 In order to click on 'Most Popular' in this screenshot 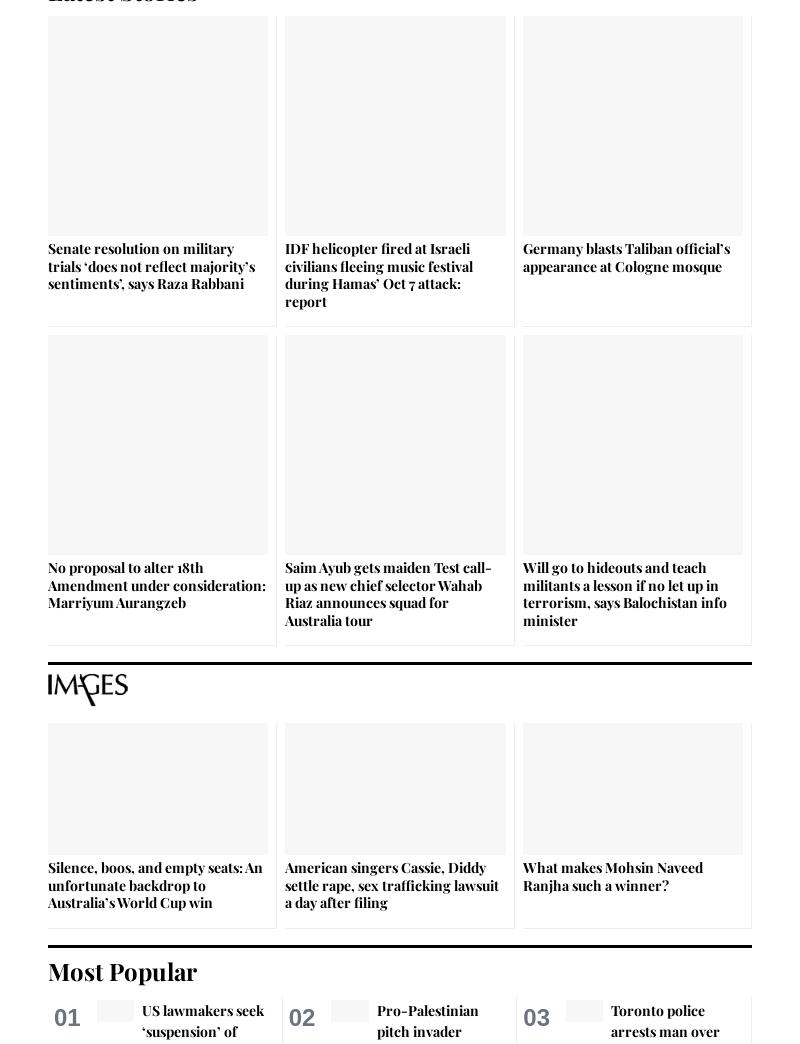, I will do `click(121, 968)`.